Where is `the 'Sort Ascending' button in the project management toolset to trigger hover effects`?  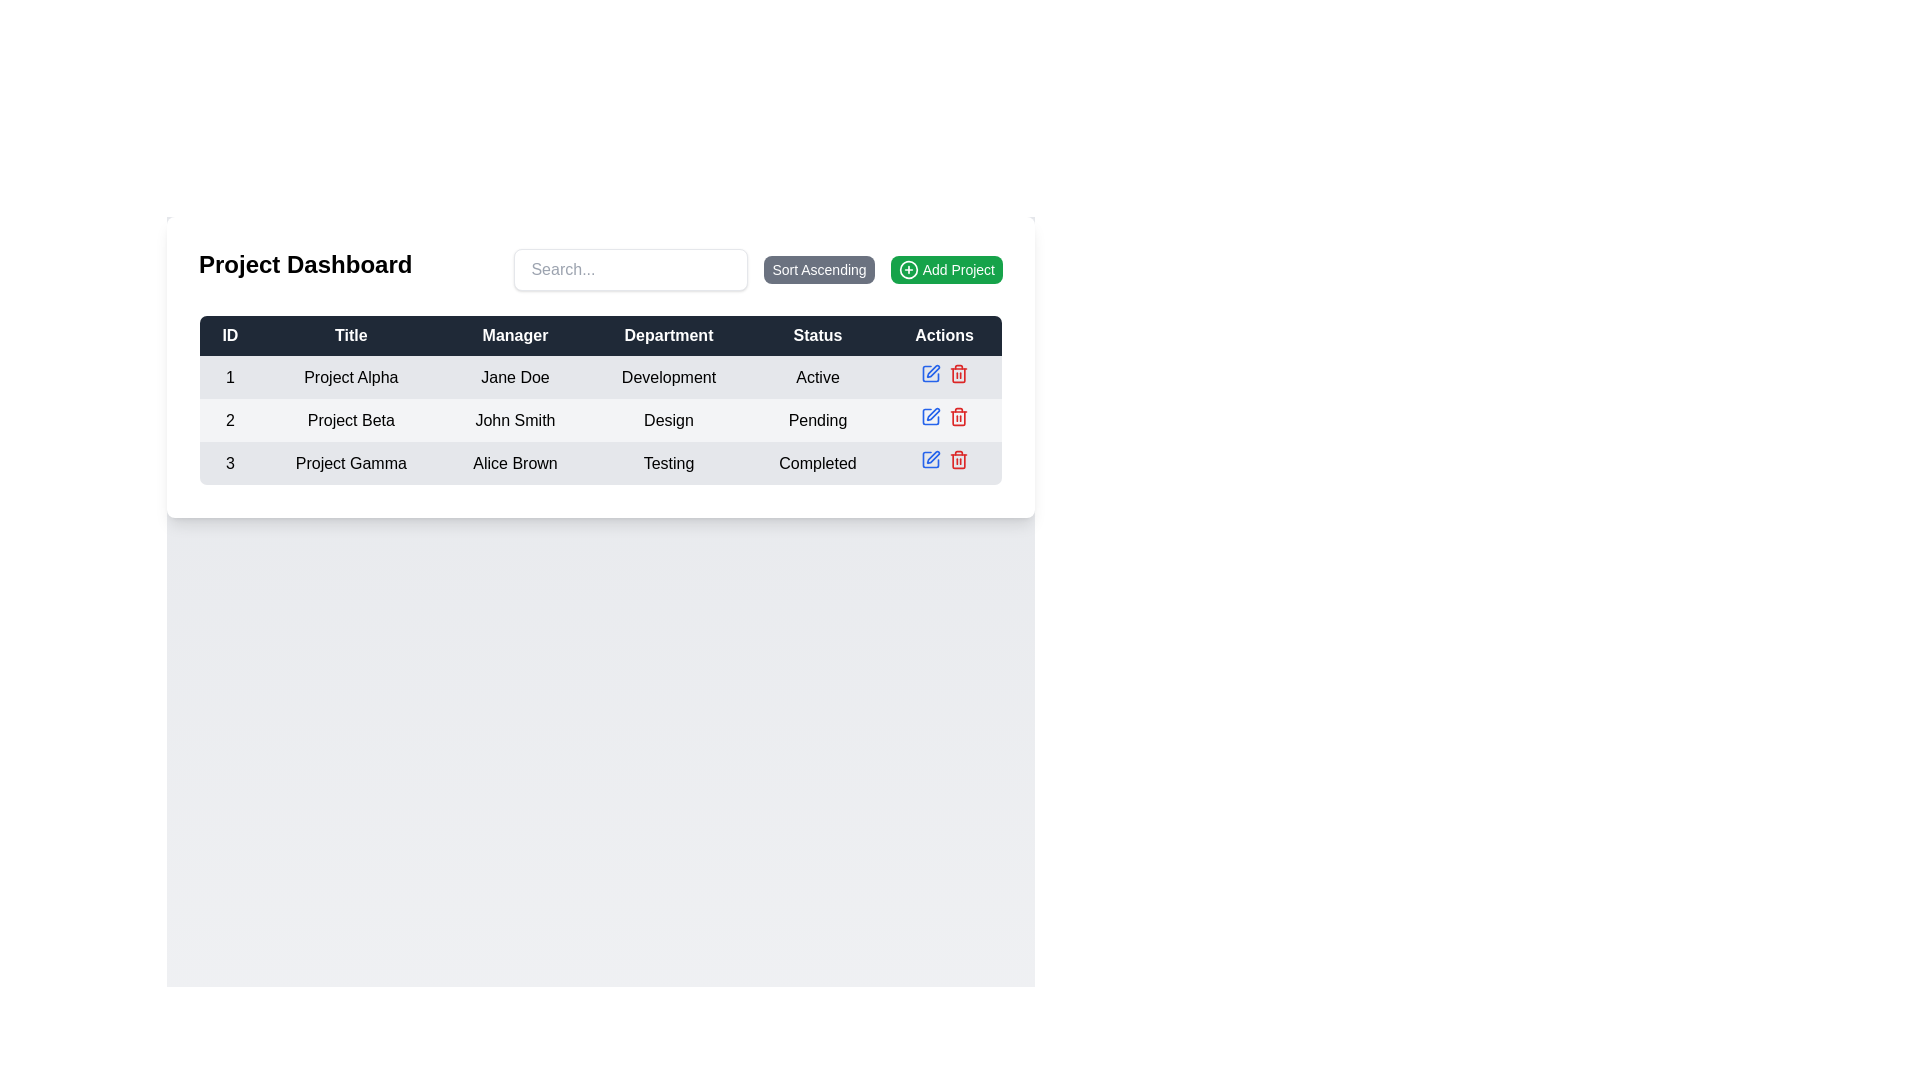
the 'Sort Ascending' button in the project management toolset to trigger hover effects is located at coordinates (757, 270).